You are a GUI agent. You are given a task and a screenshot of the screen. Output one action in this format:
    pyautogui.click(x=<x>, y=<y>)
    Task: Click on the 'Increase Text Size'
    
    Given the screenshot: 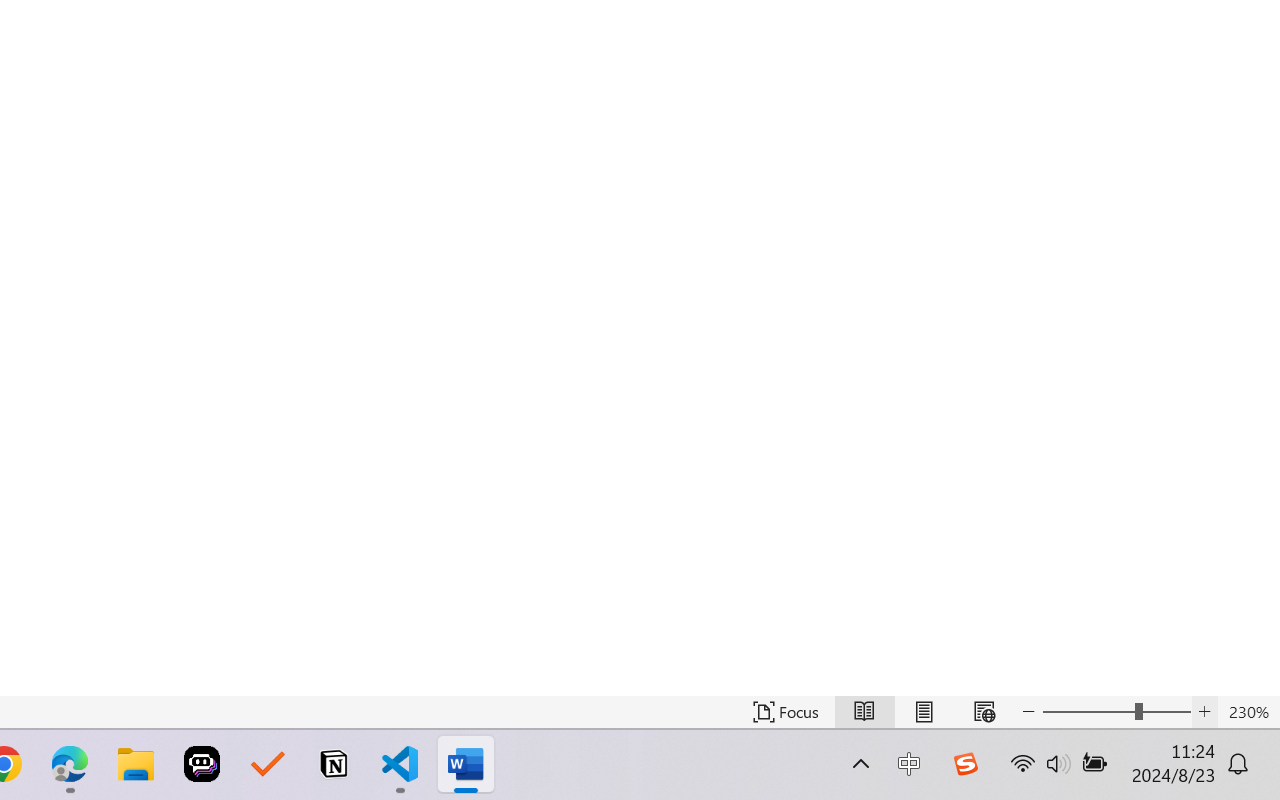 What is the action you would take?
    pyautogui.click(x=1204, y=711)
    